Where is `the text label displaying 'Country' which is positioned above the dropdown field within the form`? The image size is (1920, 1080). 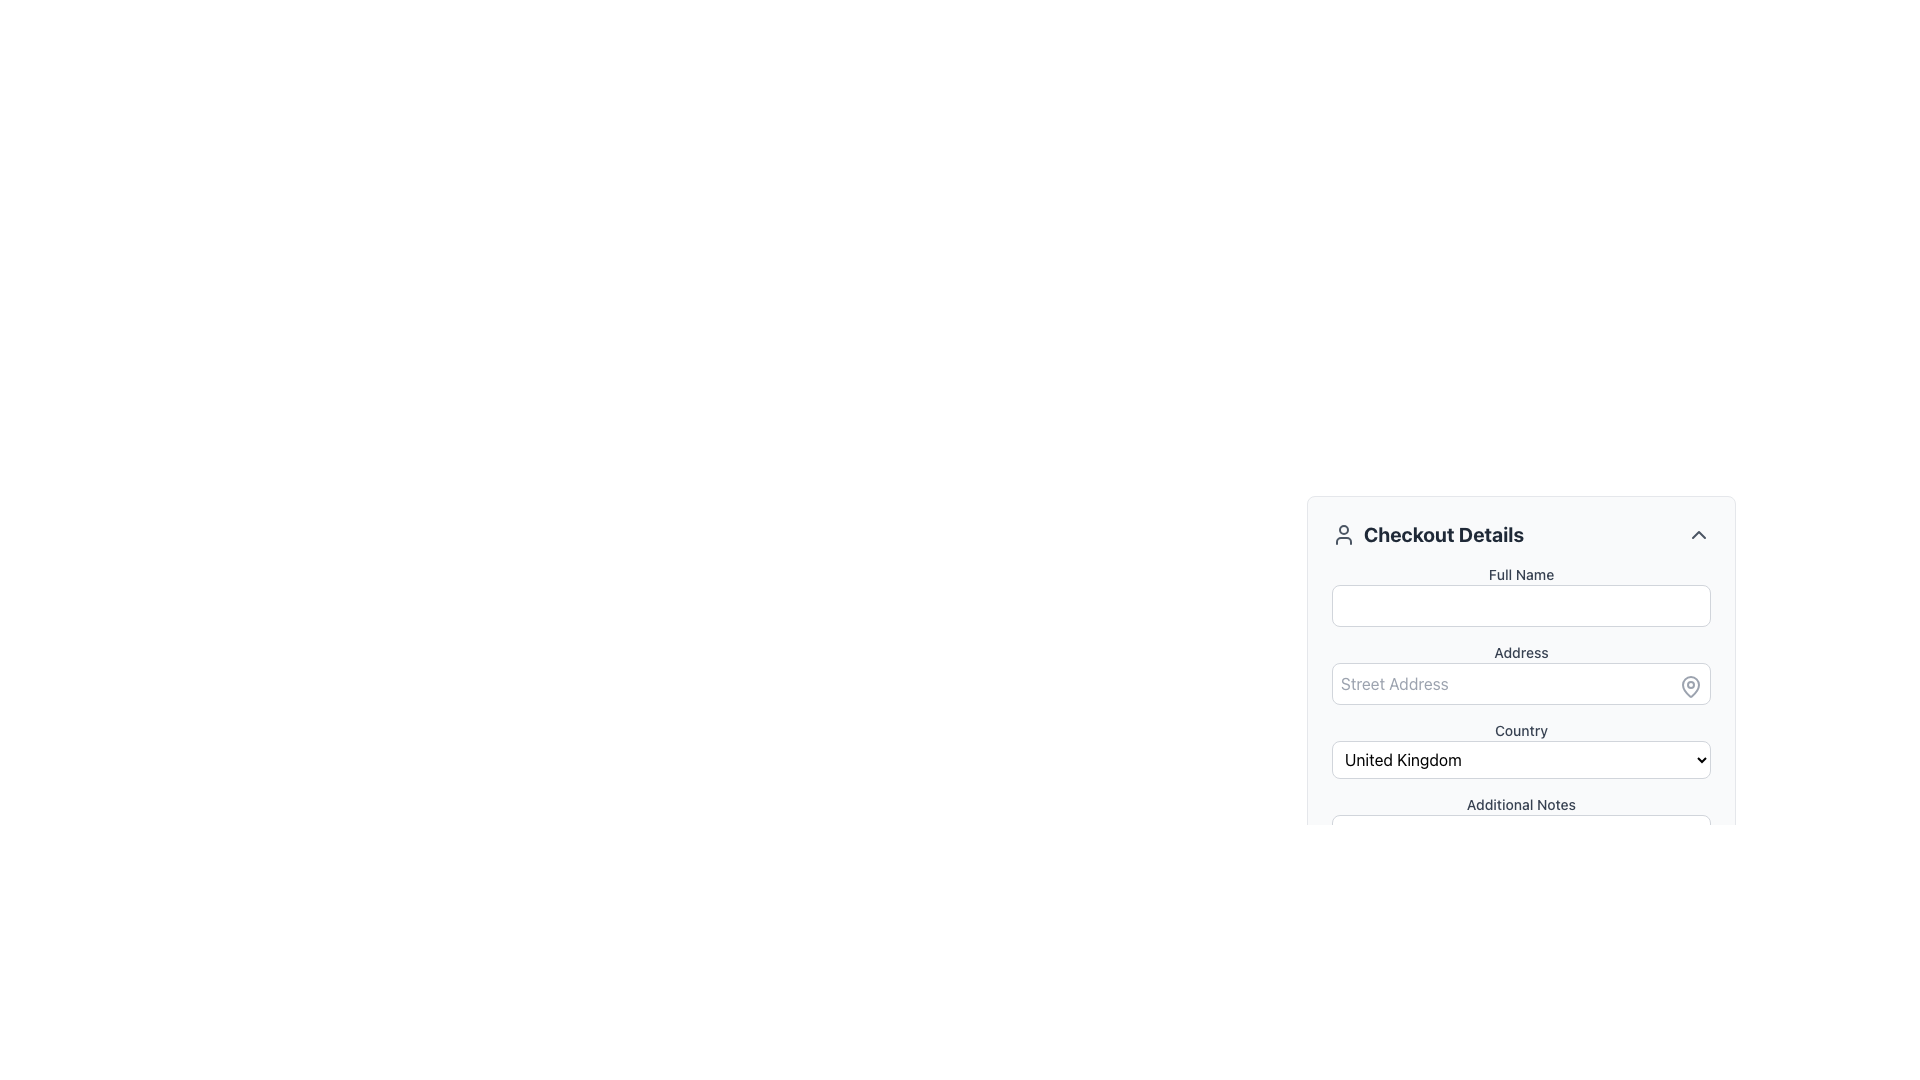 the text label displaying 'Country' which is positioned above the dropdown field within the form is located at coordinates (1520, 731).